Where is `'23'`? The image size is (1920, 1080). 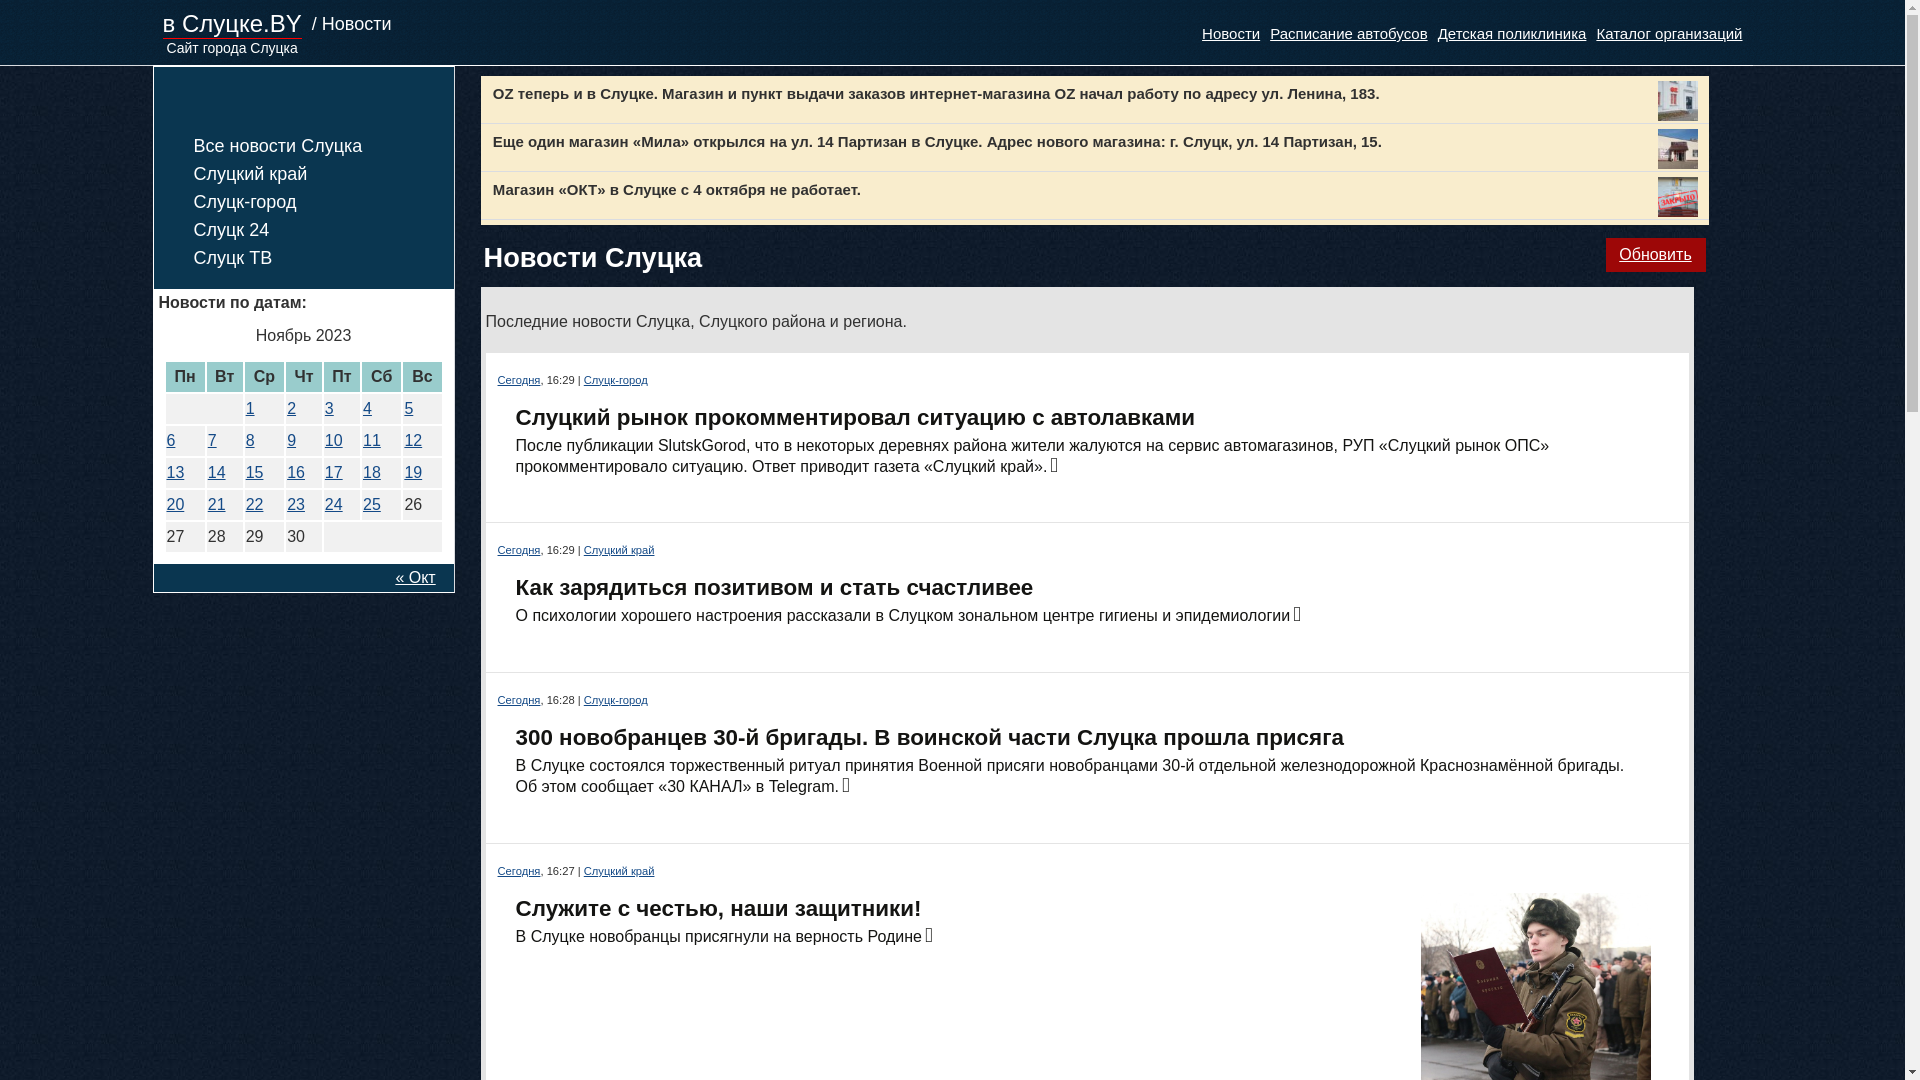
'23' is located at coordinates (295, 503).